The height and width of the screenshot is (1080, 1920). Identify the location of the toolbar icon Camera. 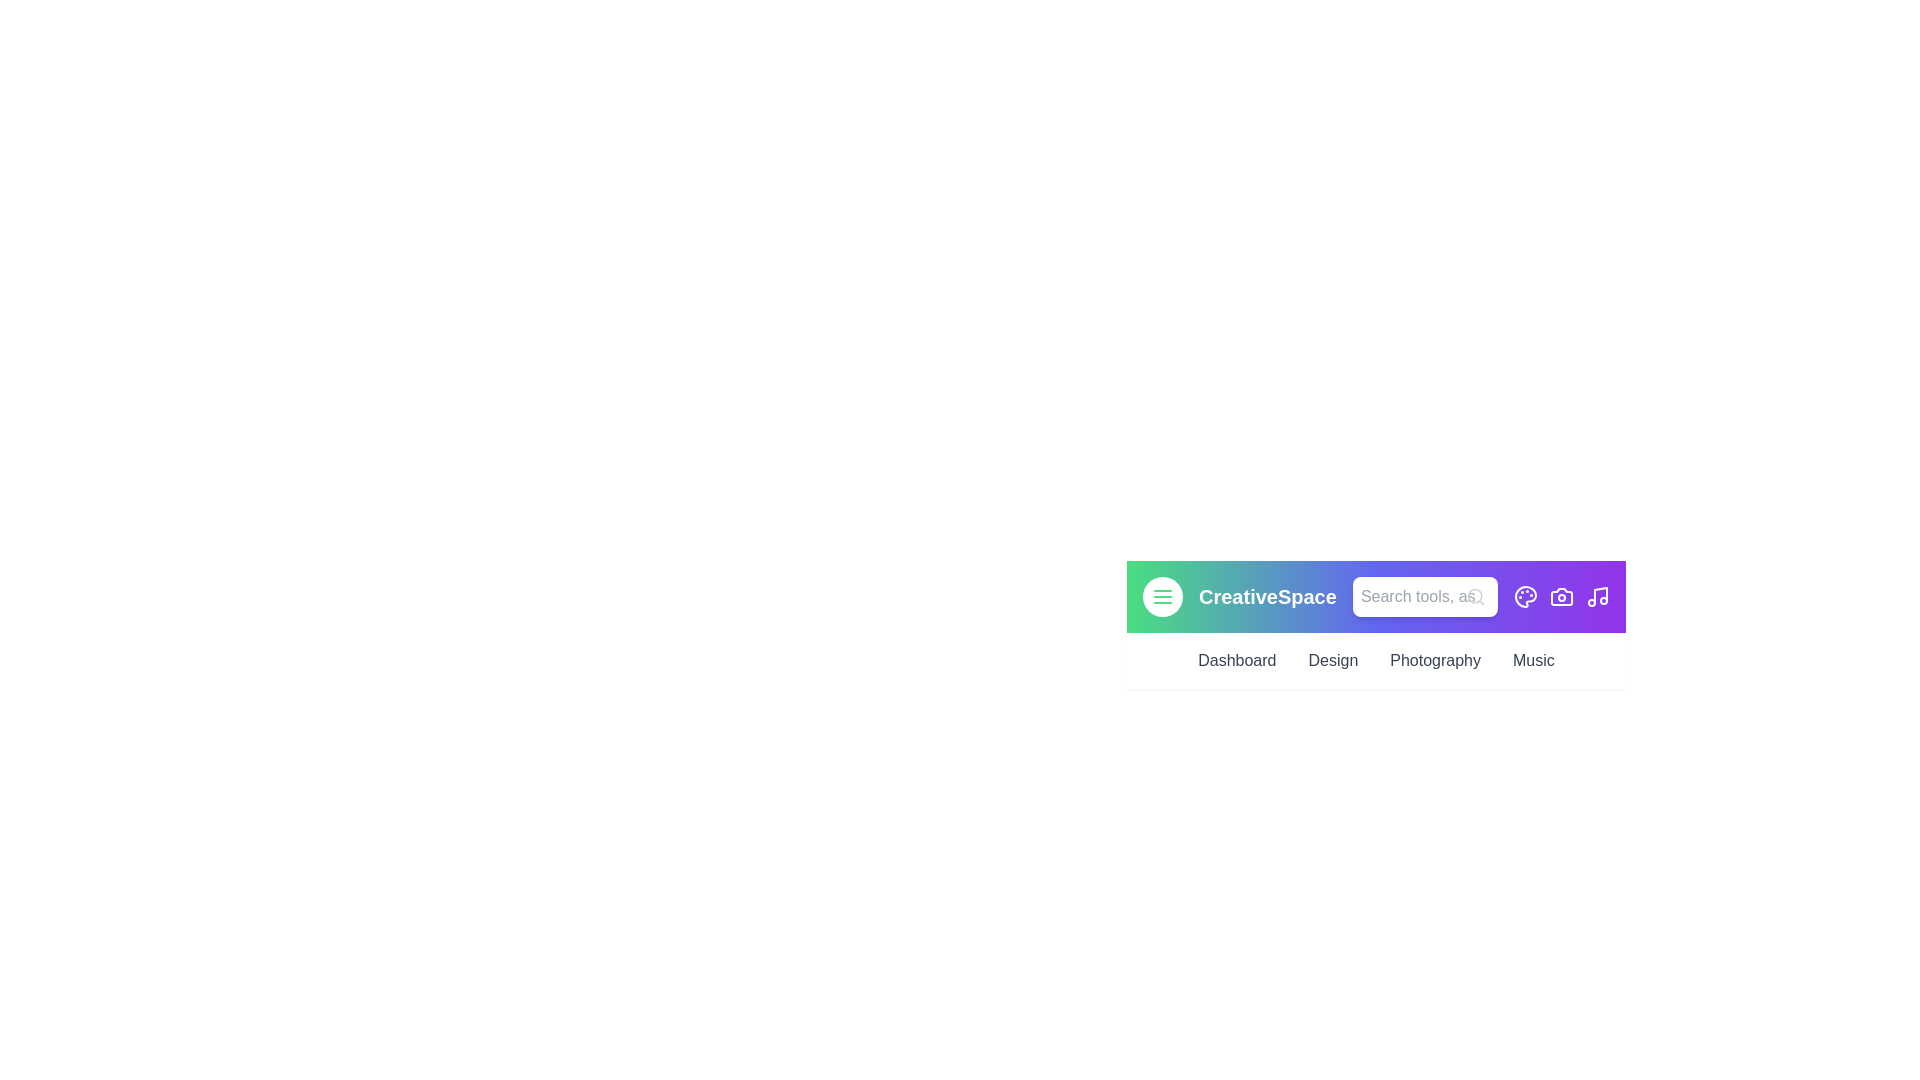
(1560, 596).